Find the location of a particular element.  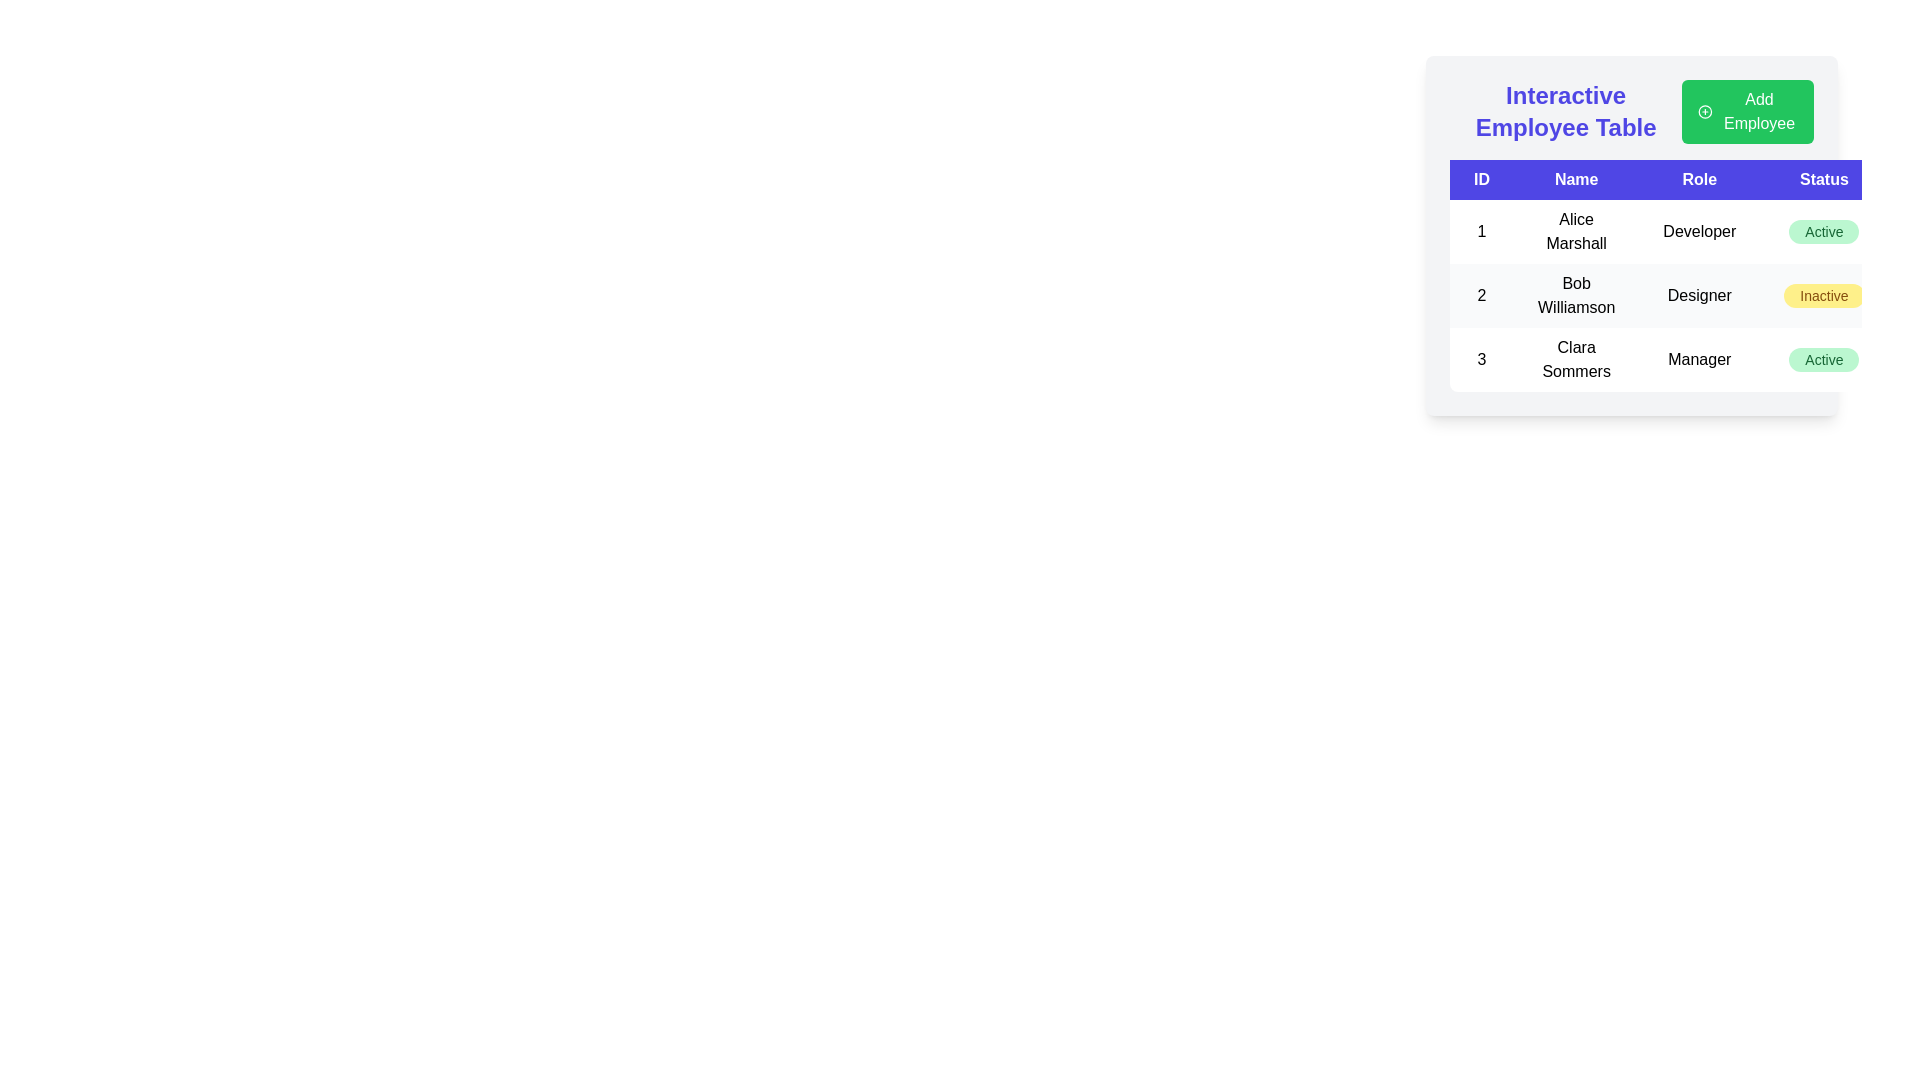

the 'Inactive' status label for user 'Bob Williamson', which has a yellow background and brown text, located in the fourth column of the row is located at coordinates (1824, 296).